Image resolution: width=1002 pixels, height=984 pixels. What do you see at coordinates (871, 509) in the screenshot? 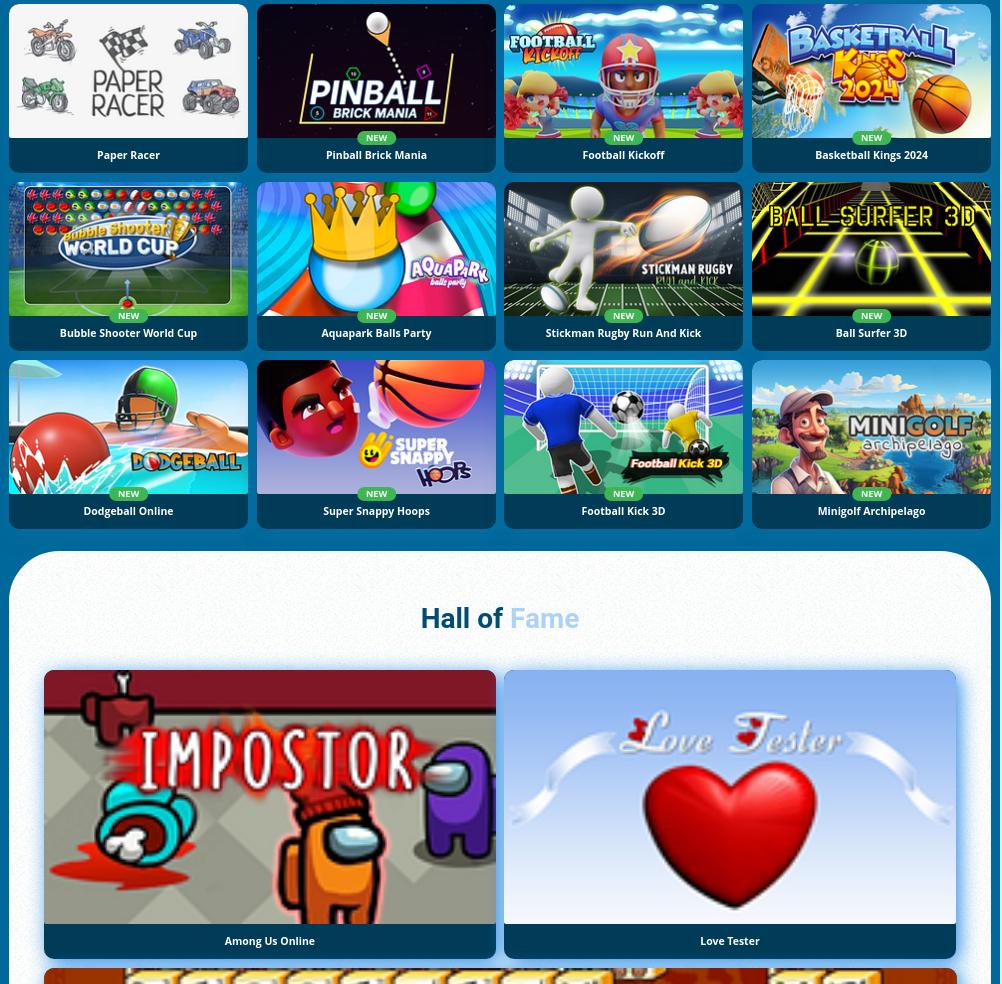
I see `'Minigolf Archipelago'` at bounding box center [871, 509].